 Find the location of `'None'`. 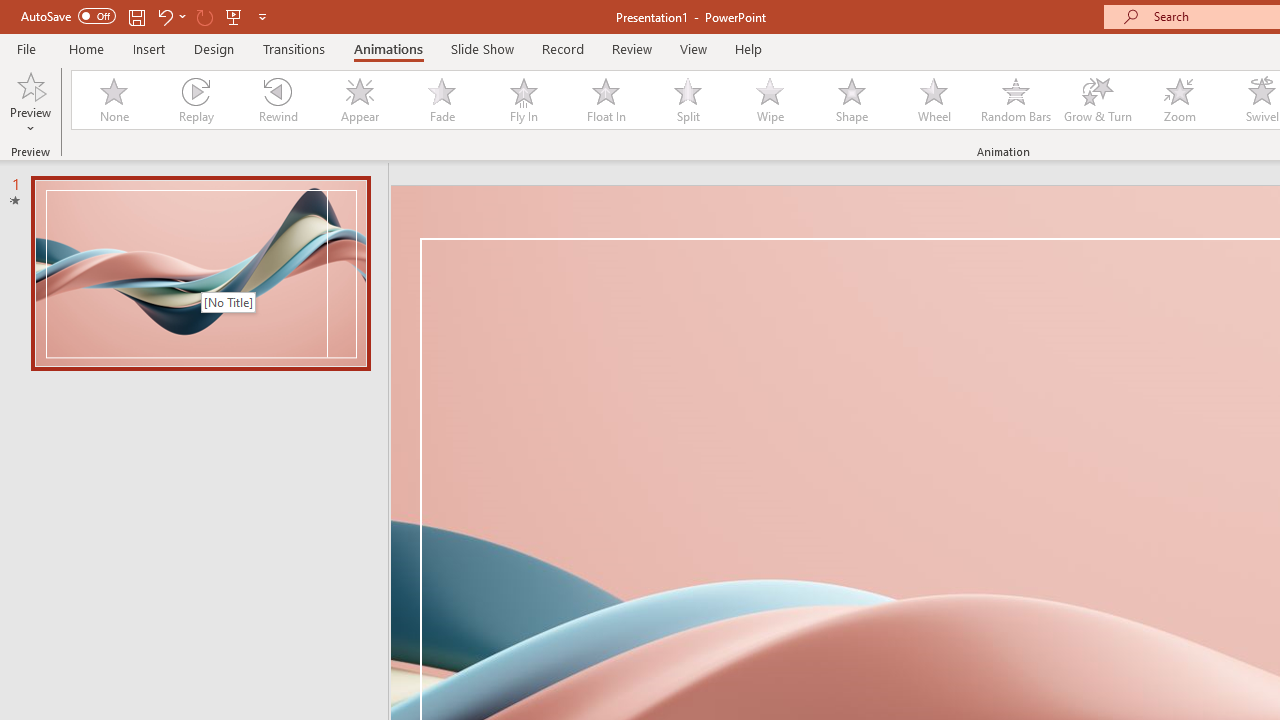

'None' is located at coordinates (112, 100).